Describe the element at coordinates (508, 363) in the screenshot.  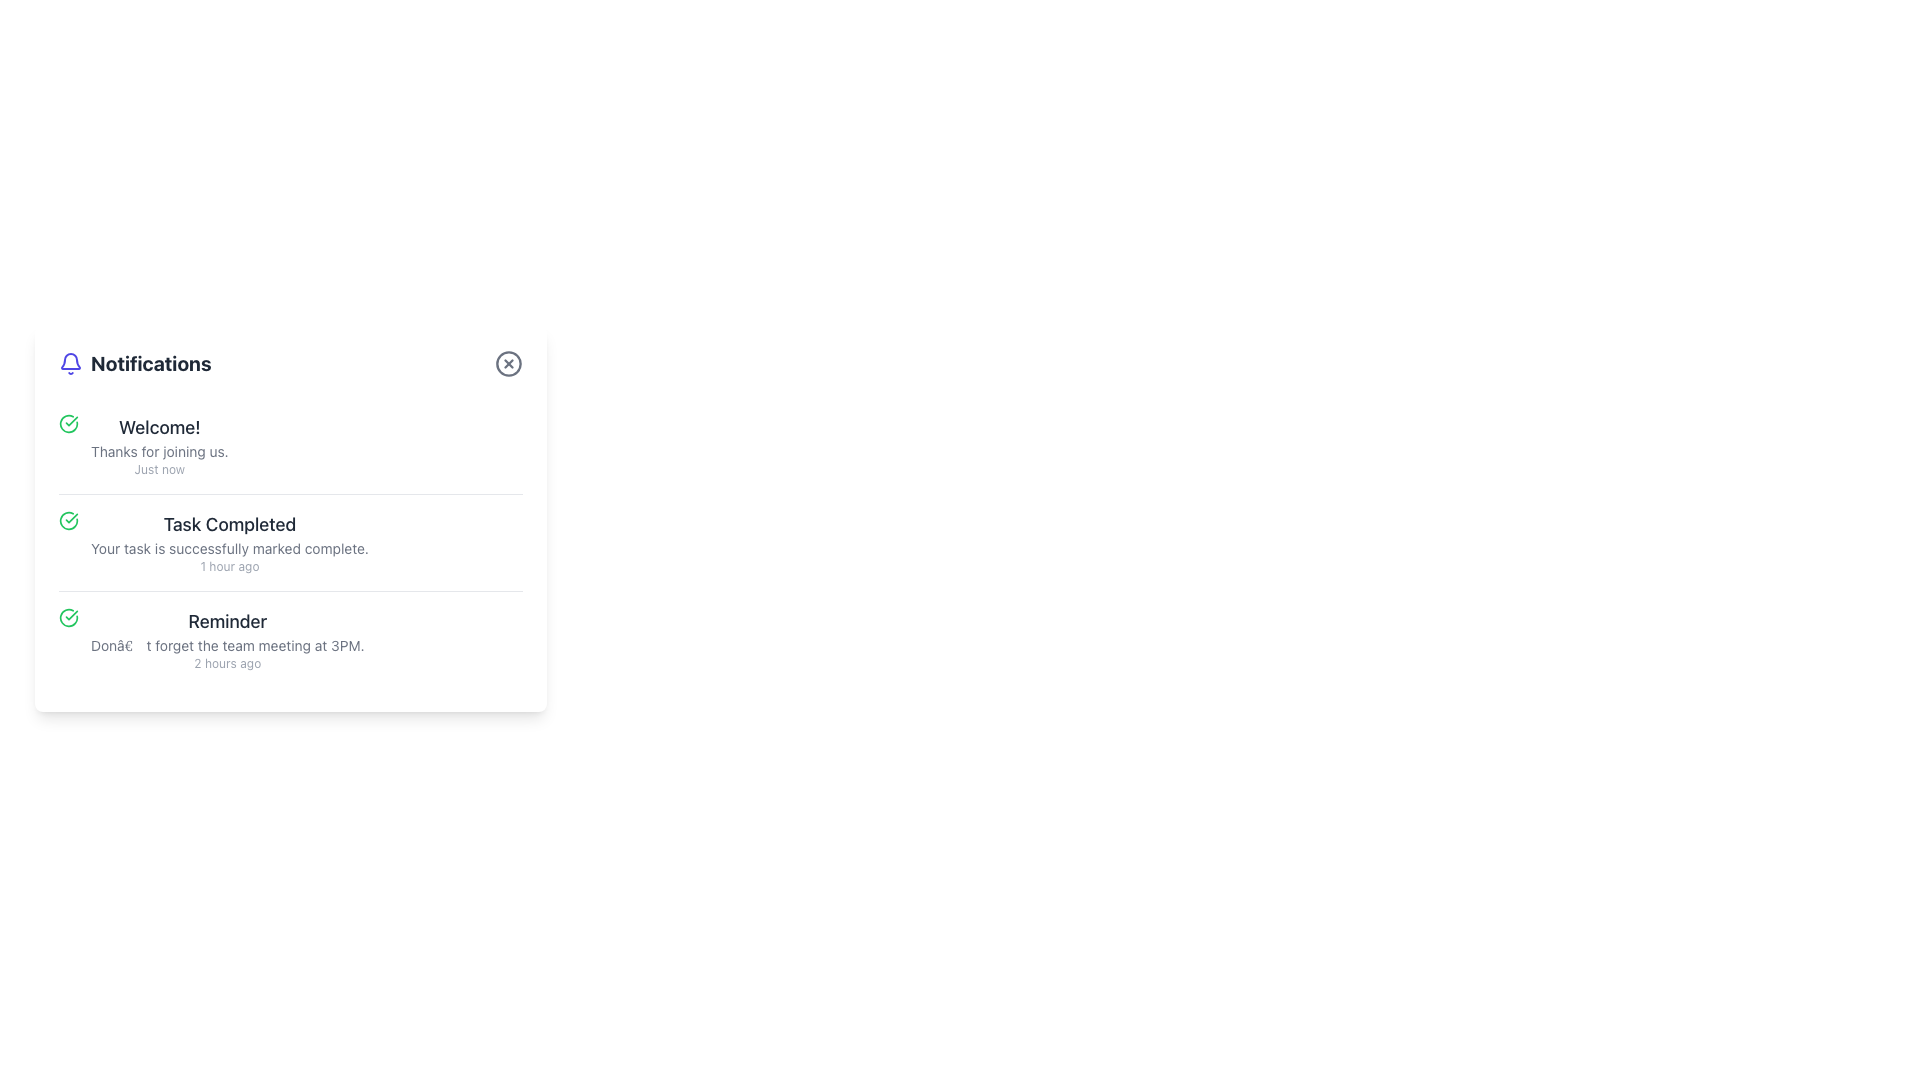
I see `the circular button with a cross in the center, located at the top right corner of the 'Notifications' section` at that location.